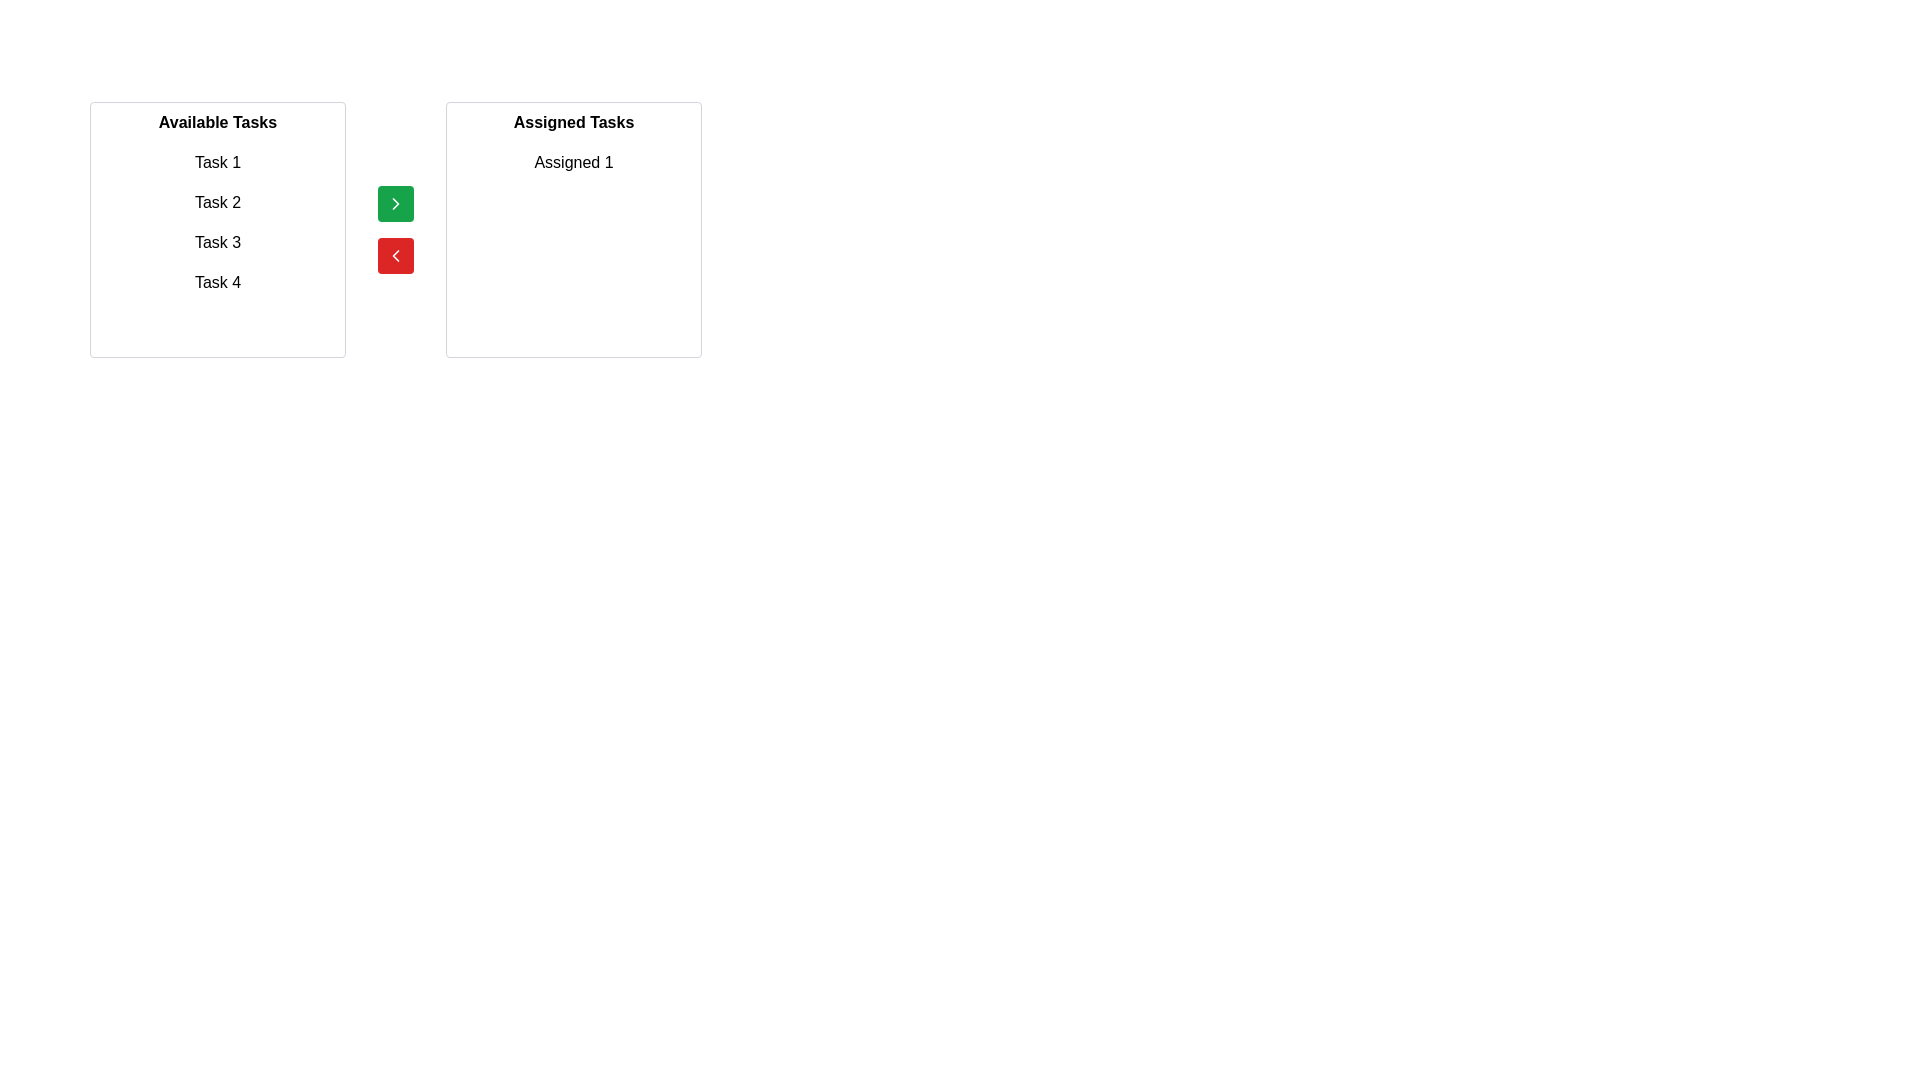  What do you see at coordinates (217, 161) in the screenshot?
I see `the 'Task 1' text label` at bounding box center [217, 161].